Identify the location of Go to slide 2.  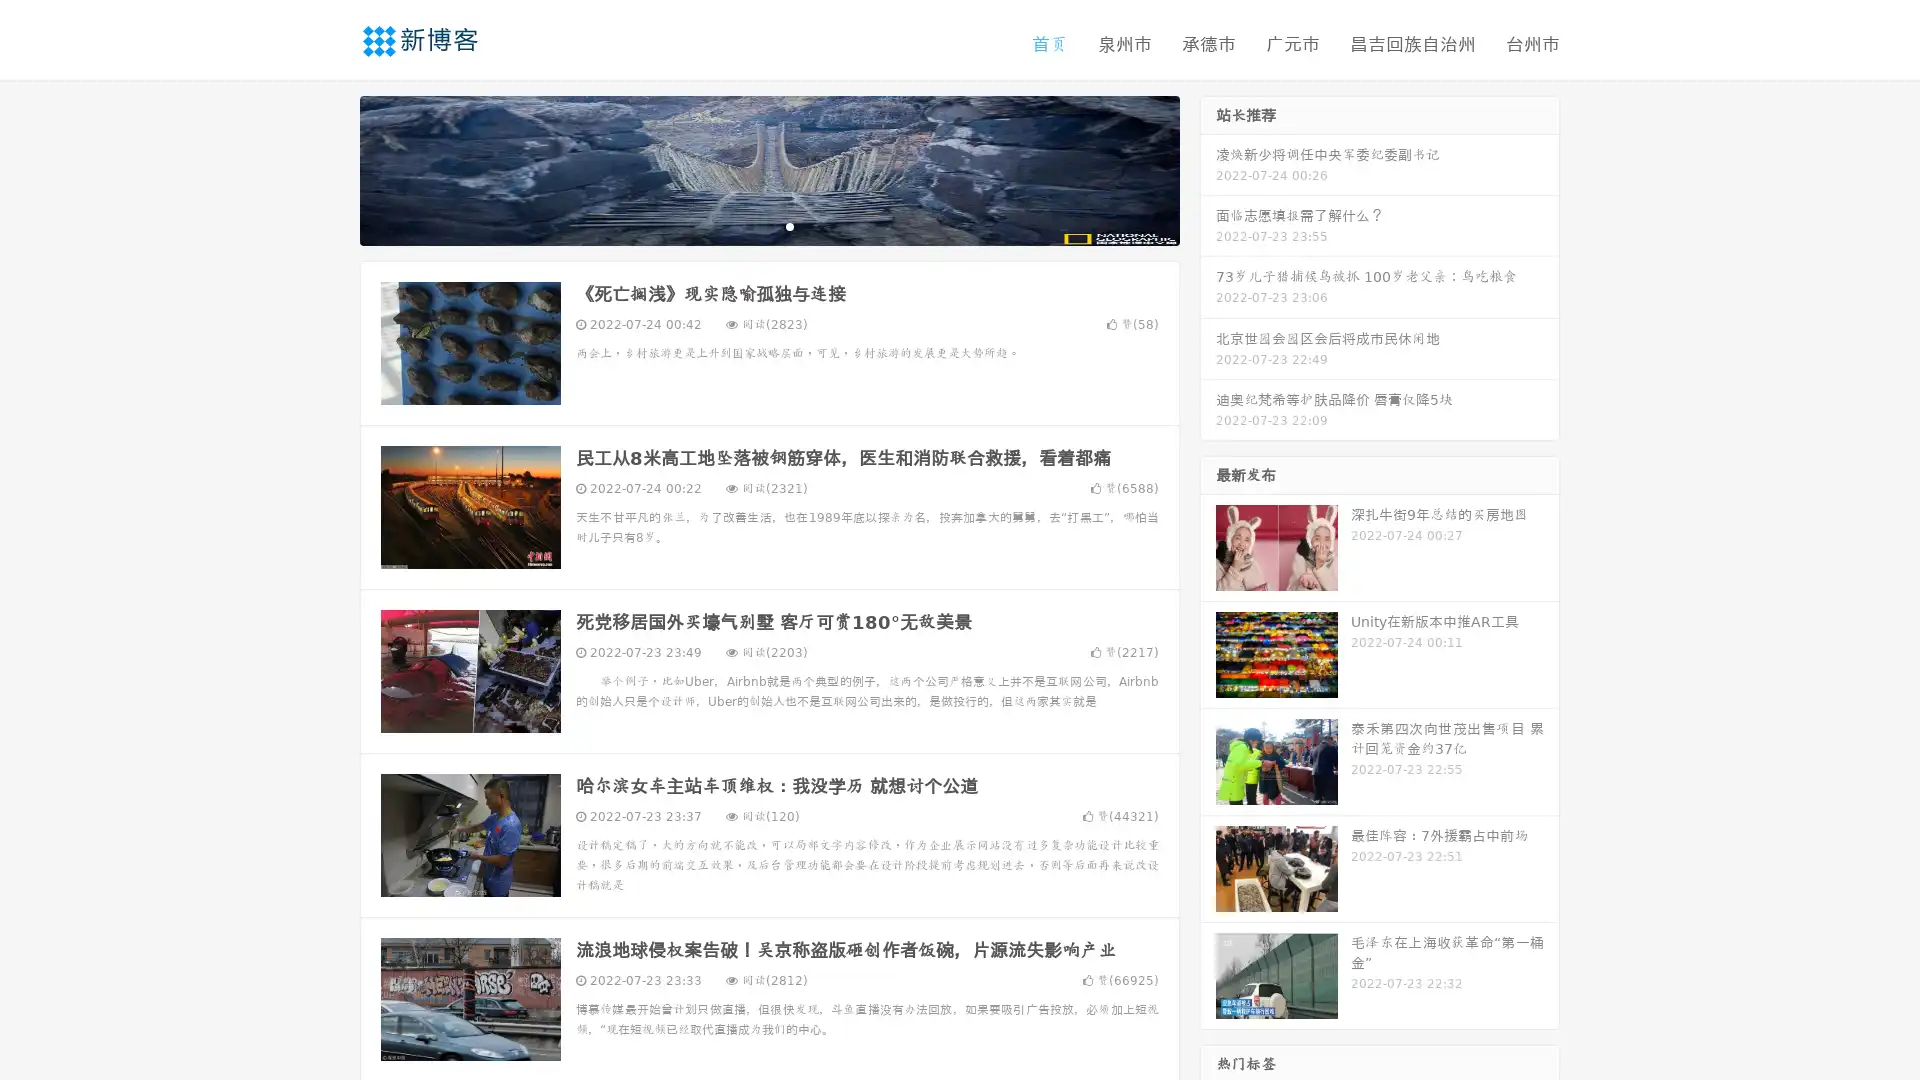
(768, 225).